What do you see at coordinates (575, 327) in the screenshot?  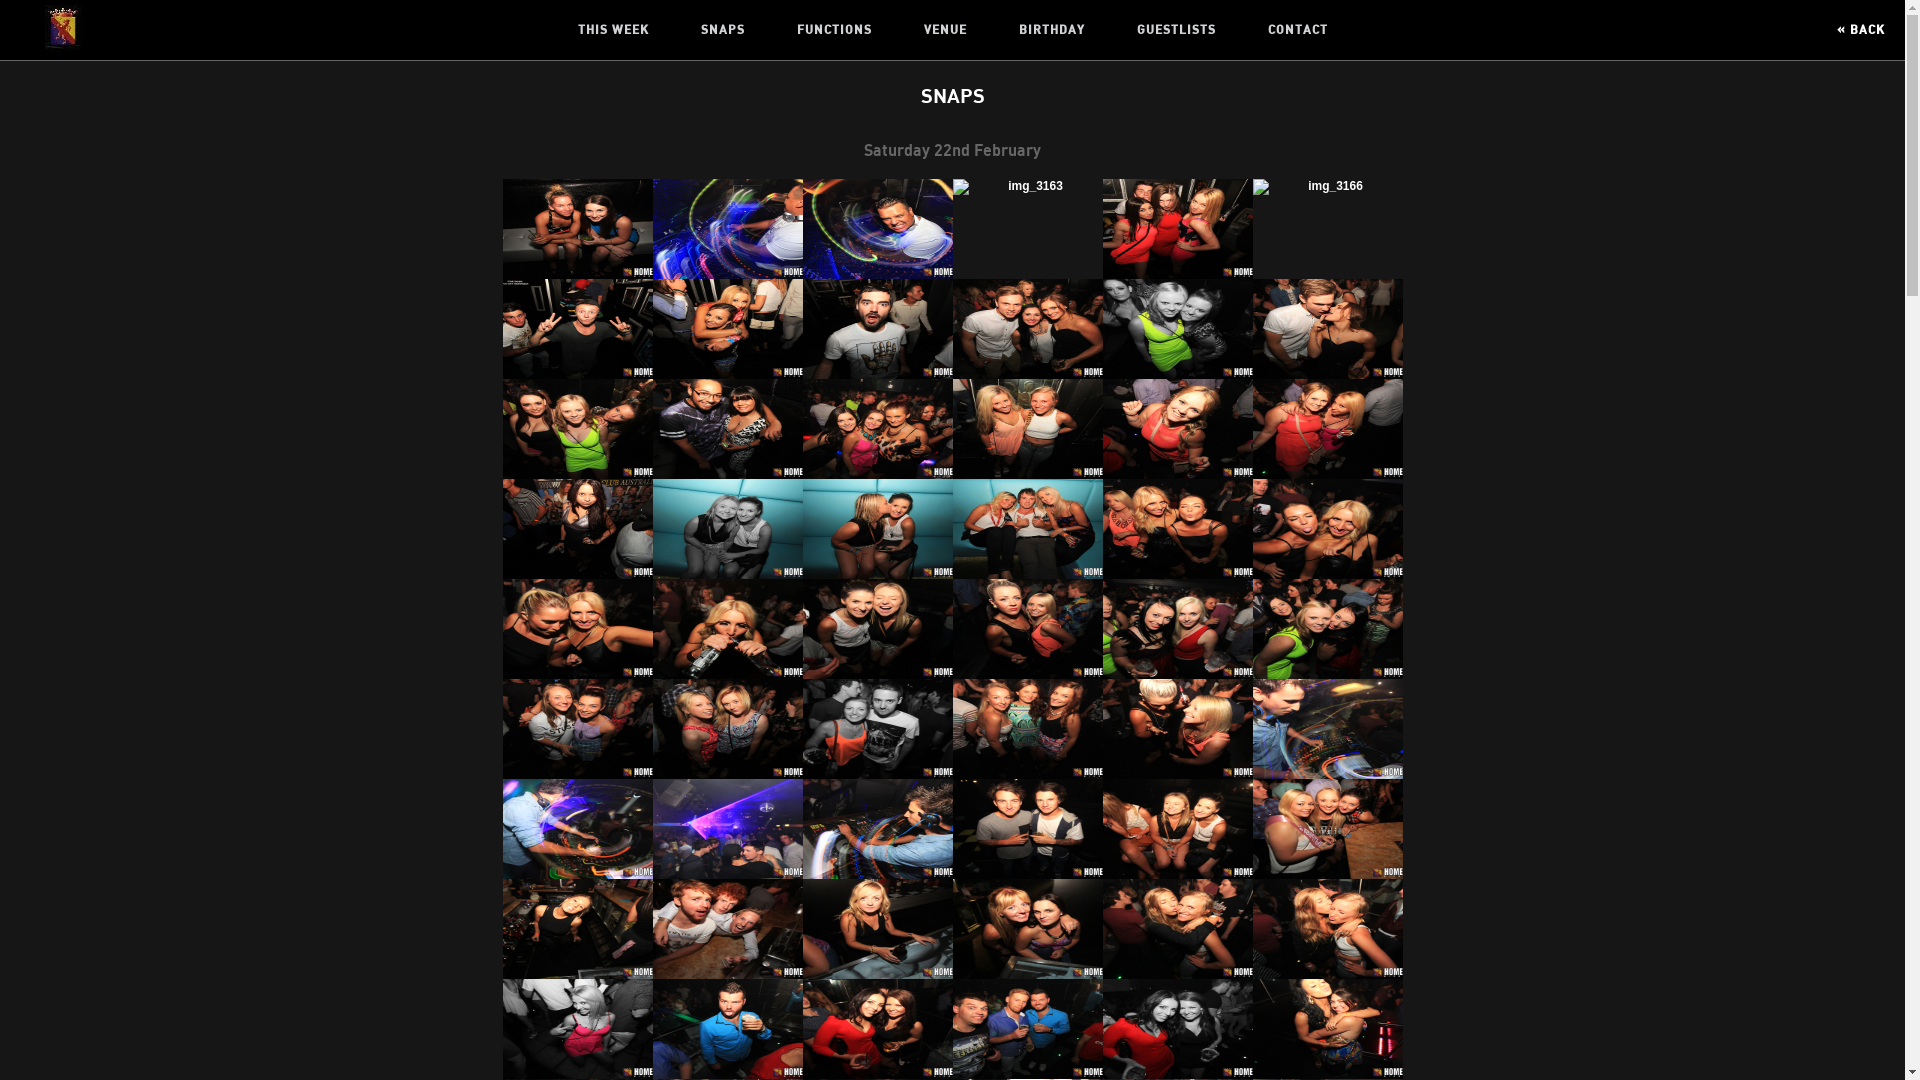 I see `' '` at bounding box center [575, 327].